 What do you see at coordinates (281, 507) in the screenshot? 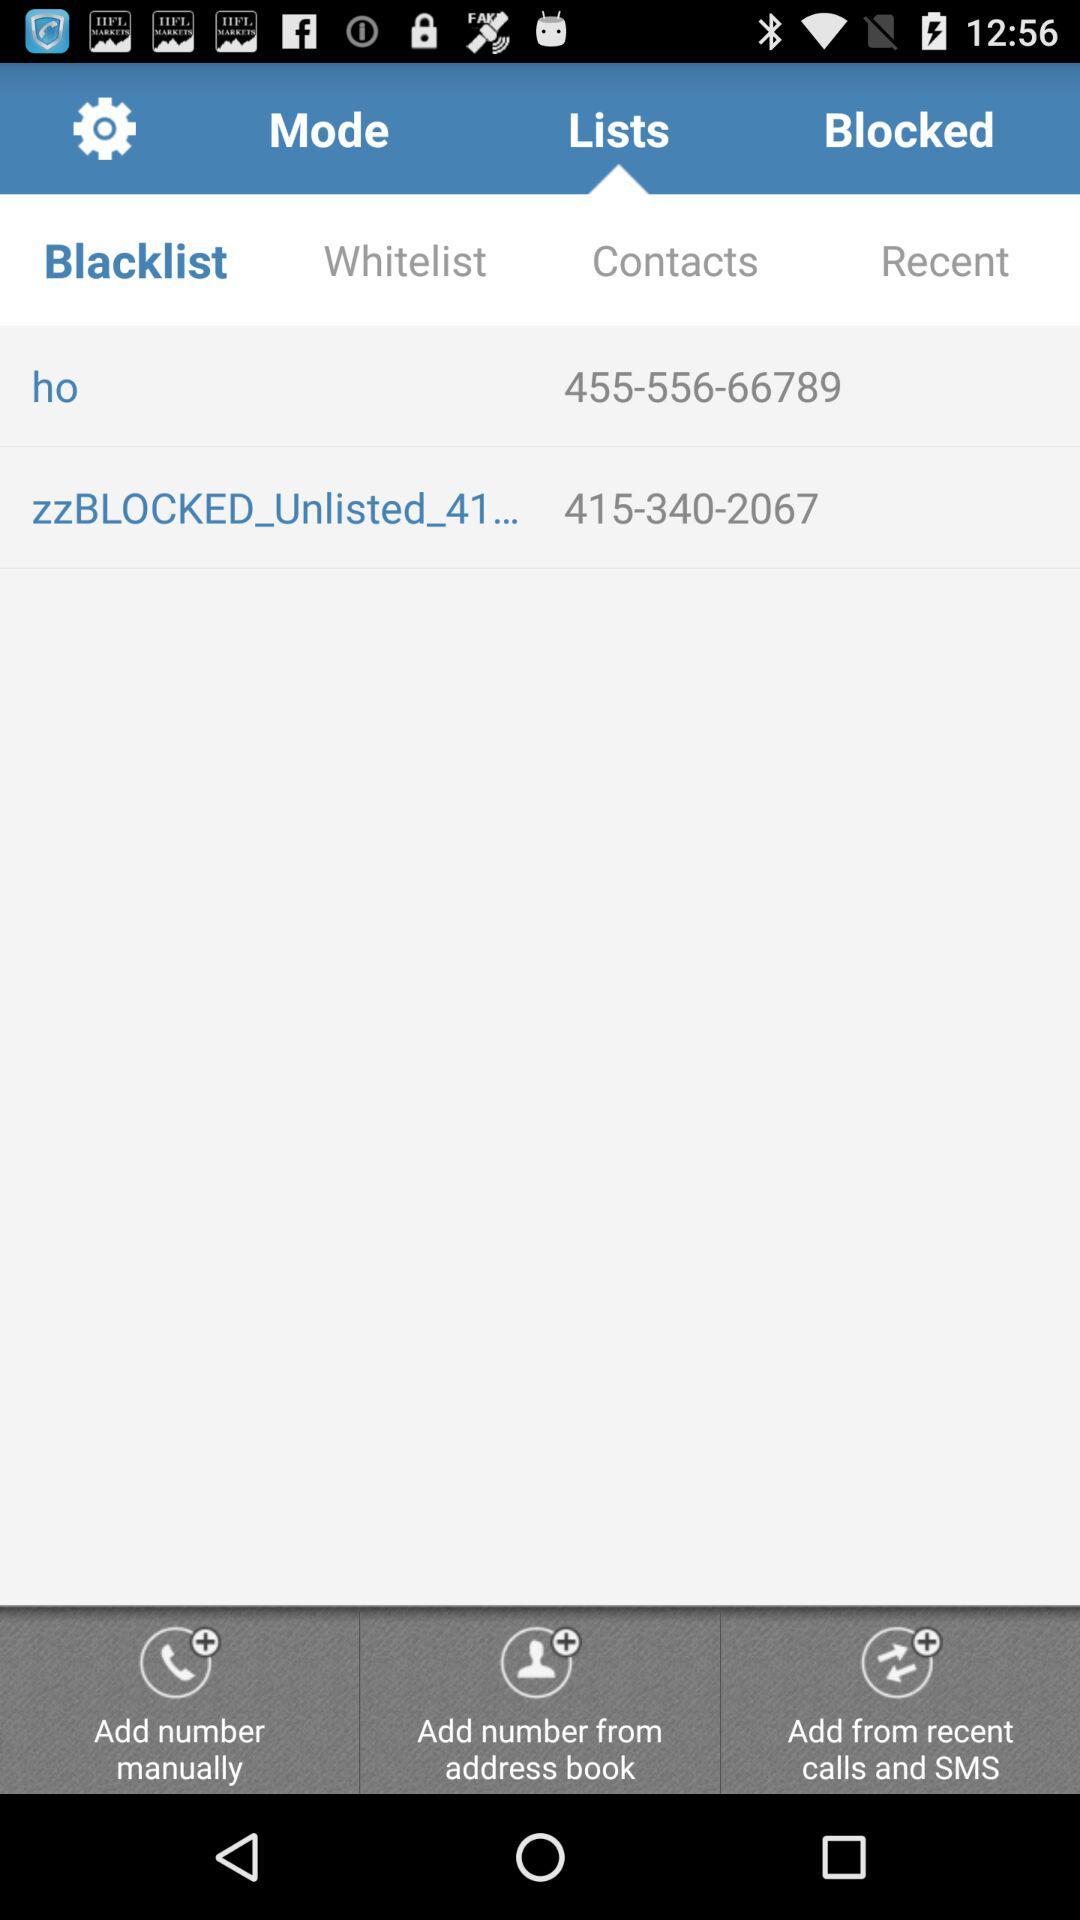
I see `the zzblocked_unlisted_4153402067` at bounding box center [281, 507].